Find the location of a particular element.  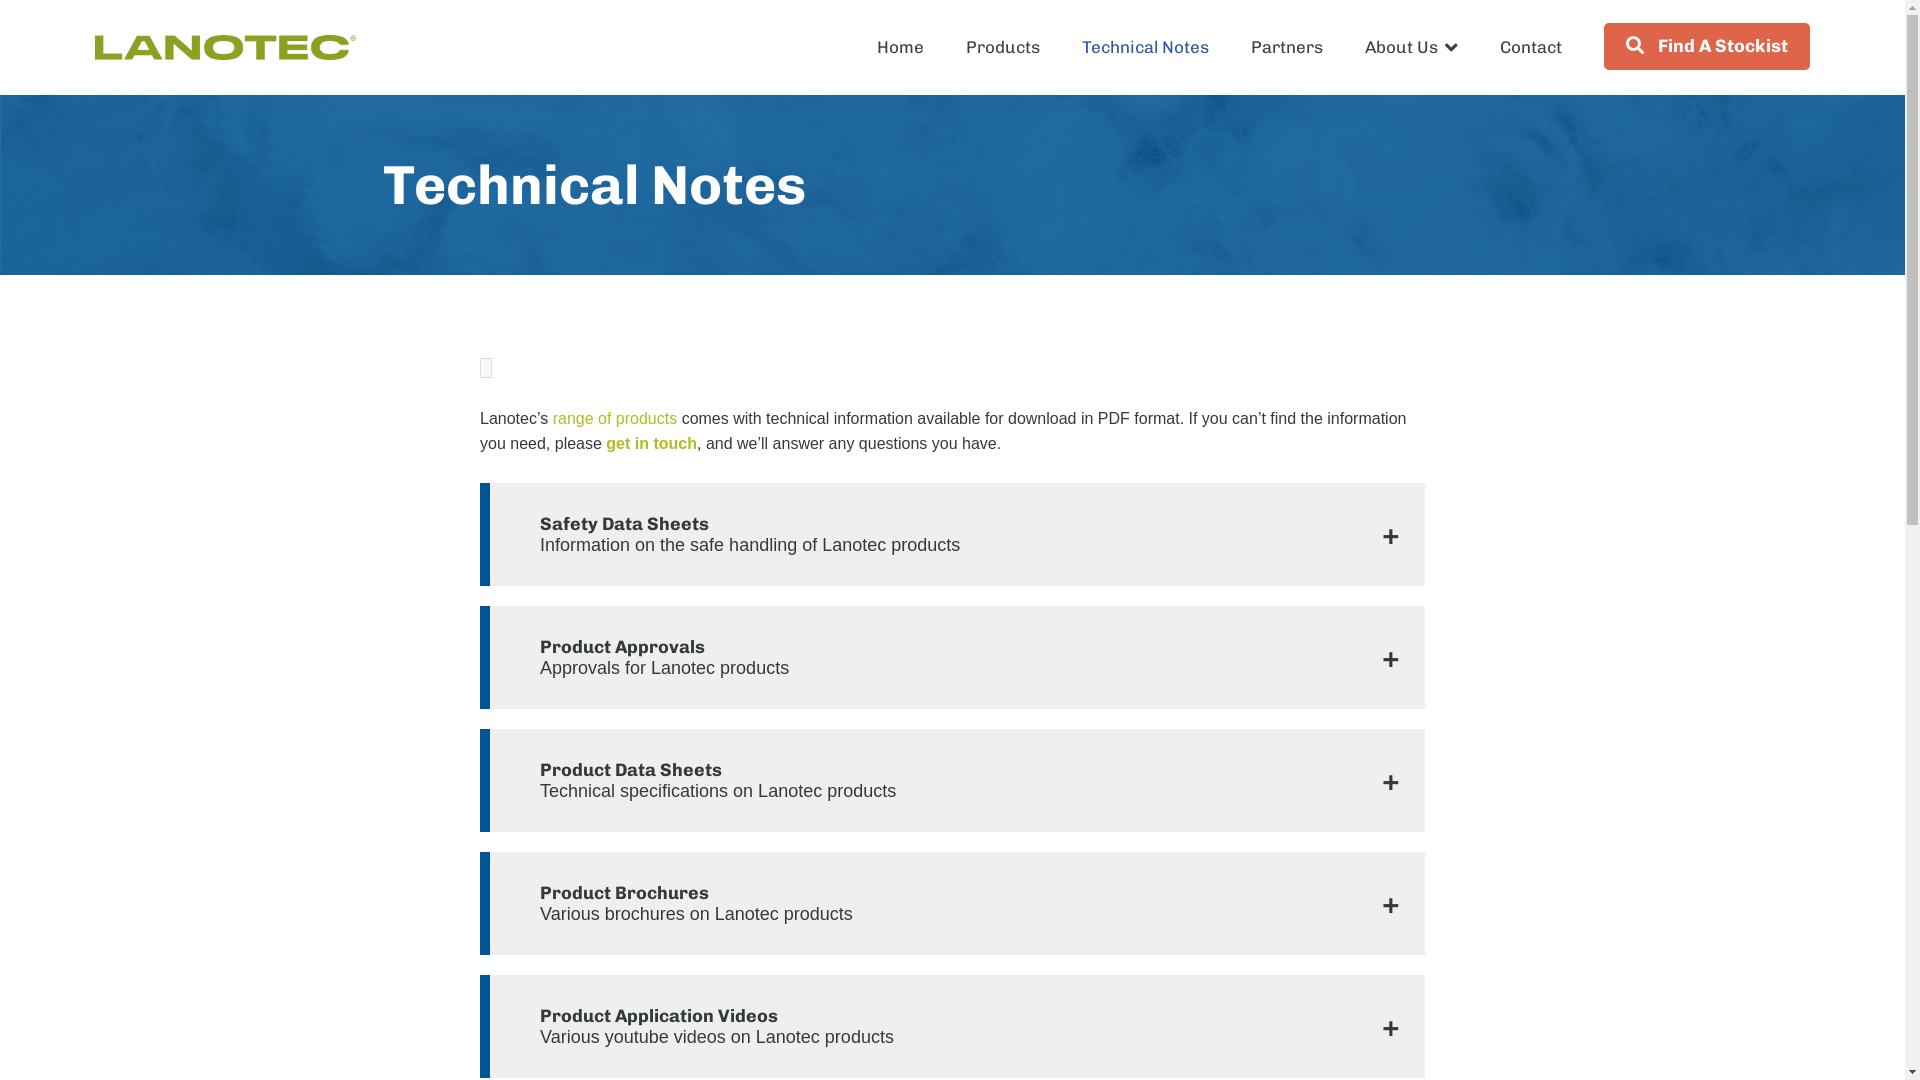

'Contact' is located at coordinates (1530, 45).